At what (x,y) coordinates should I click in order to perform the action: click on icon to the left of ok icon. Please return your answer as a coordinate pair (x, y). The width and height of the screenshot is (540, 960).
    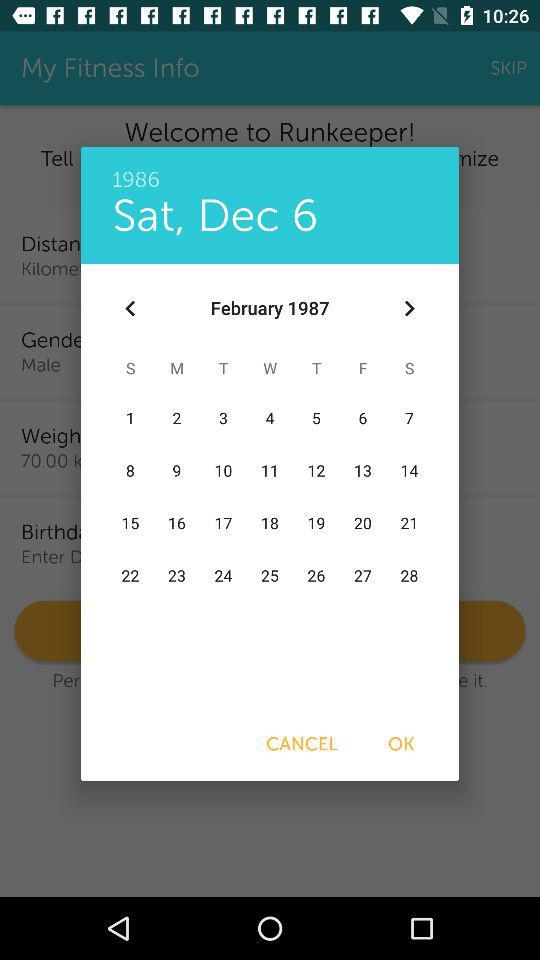
    Looking at the image, I should click on (301, 743).